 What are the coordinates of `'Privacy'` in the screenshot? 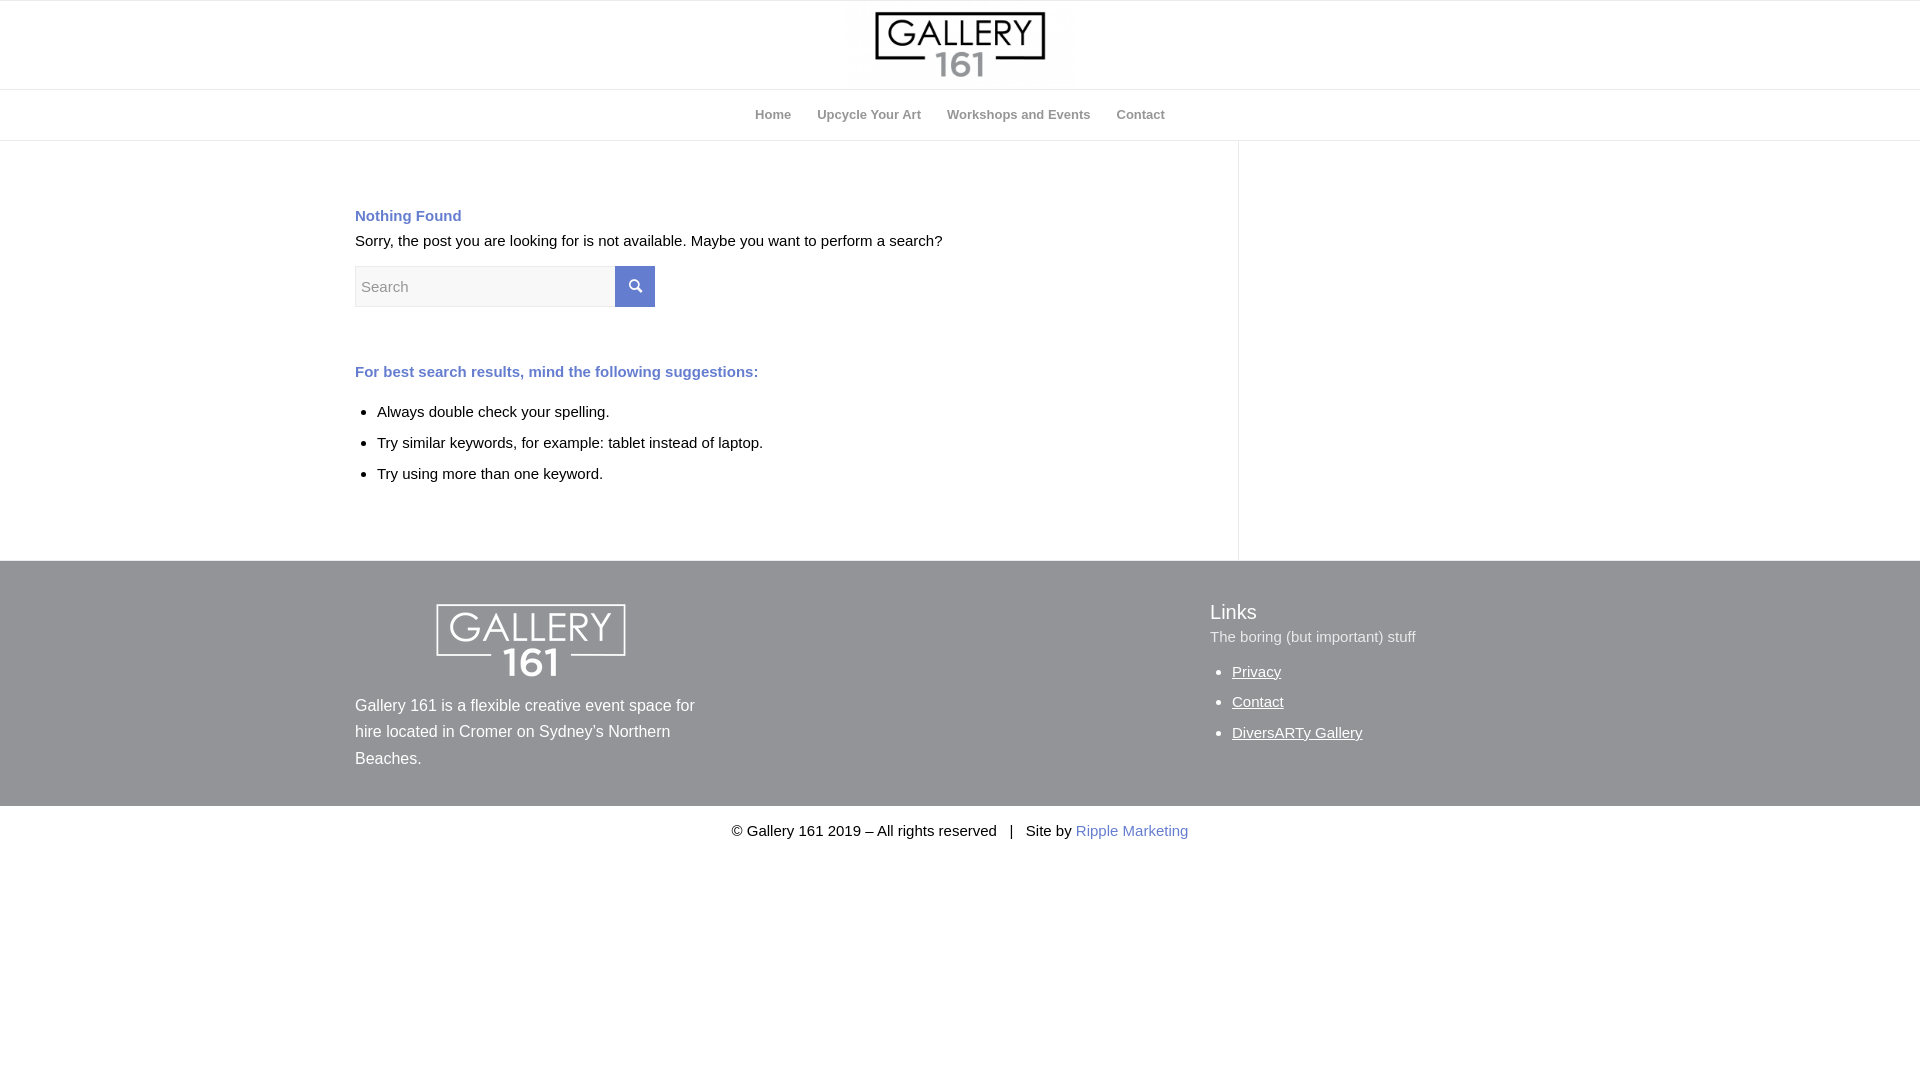 It's located at (1255, 670).